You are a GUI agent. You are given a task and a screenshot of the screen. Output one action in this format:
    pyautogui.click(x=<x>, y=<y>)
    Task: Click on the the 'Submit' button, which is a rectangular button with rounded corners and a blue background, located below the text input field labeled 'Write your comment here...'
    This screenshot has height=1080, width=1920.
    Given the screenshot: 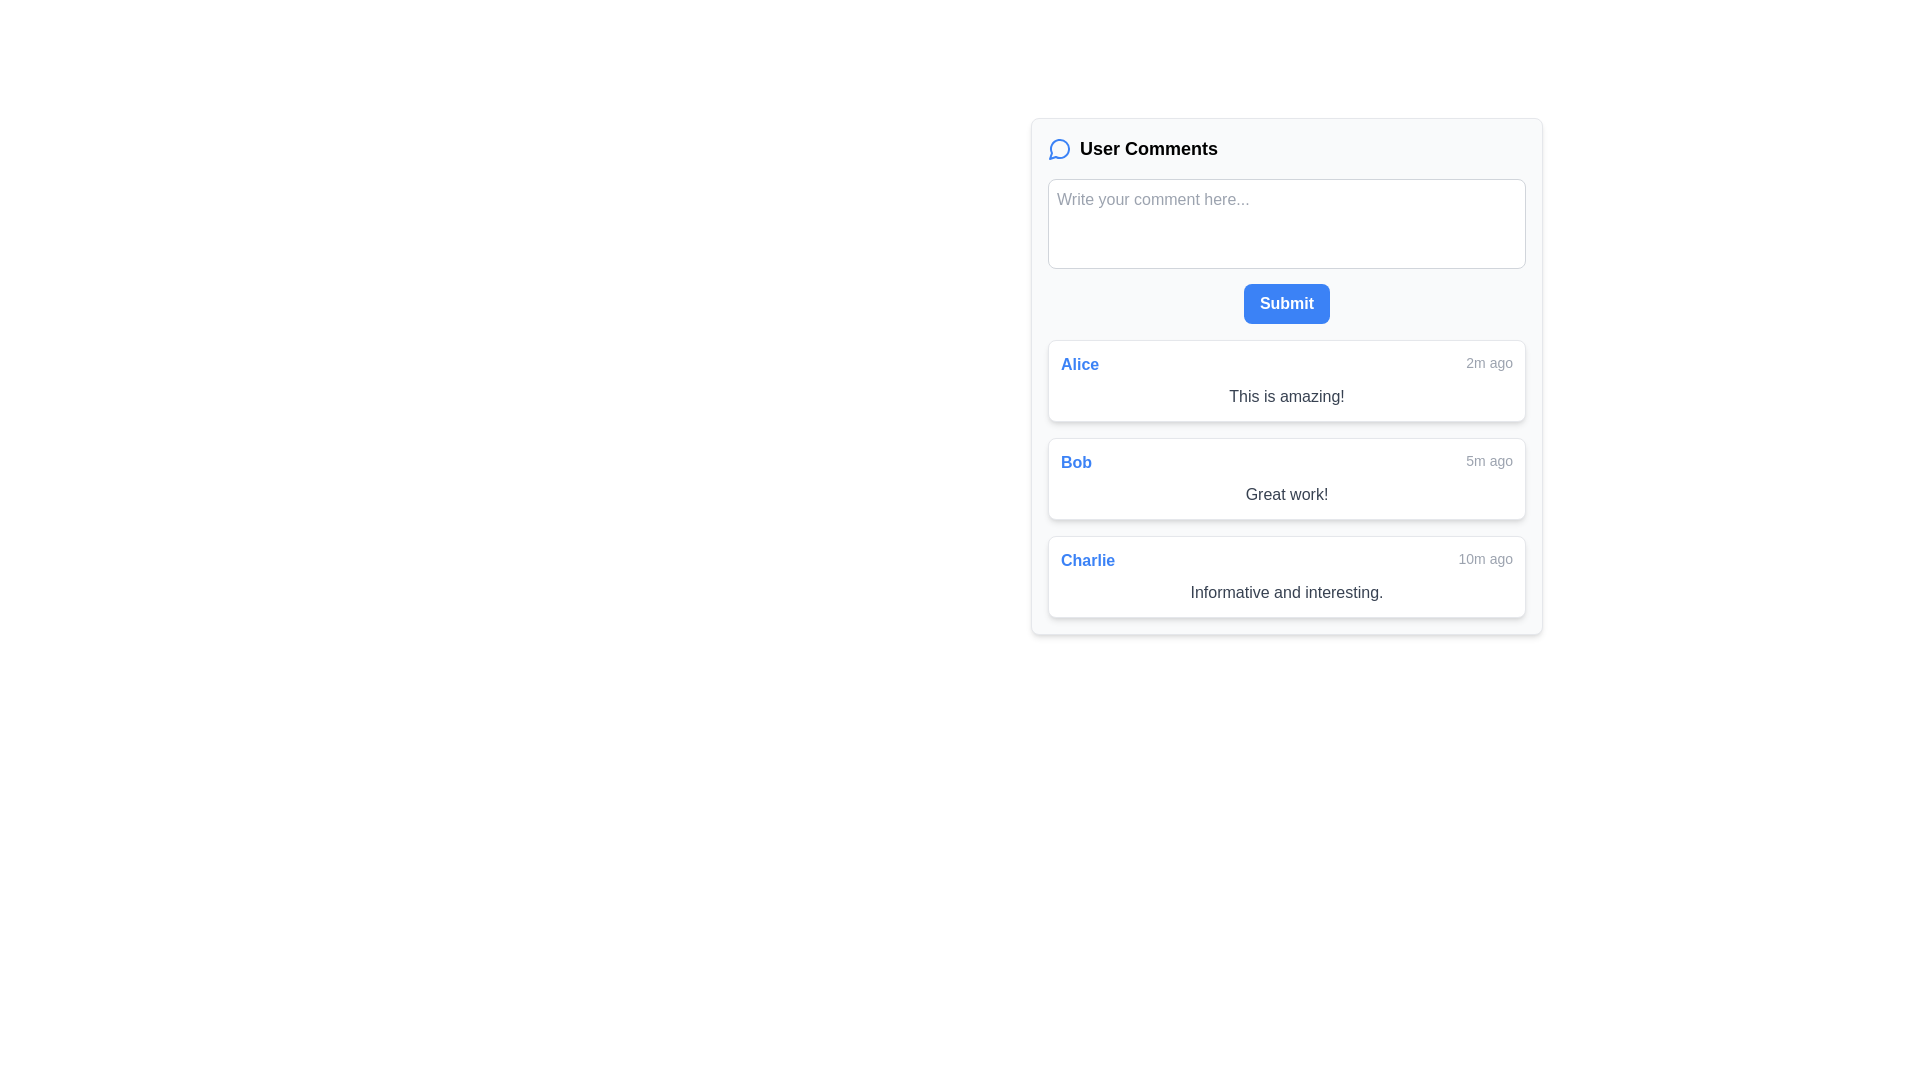 What is the action you would take?
    pyautogui.click(x=1286, y=304)
    